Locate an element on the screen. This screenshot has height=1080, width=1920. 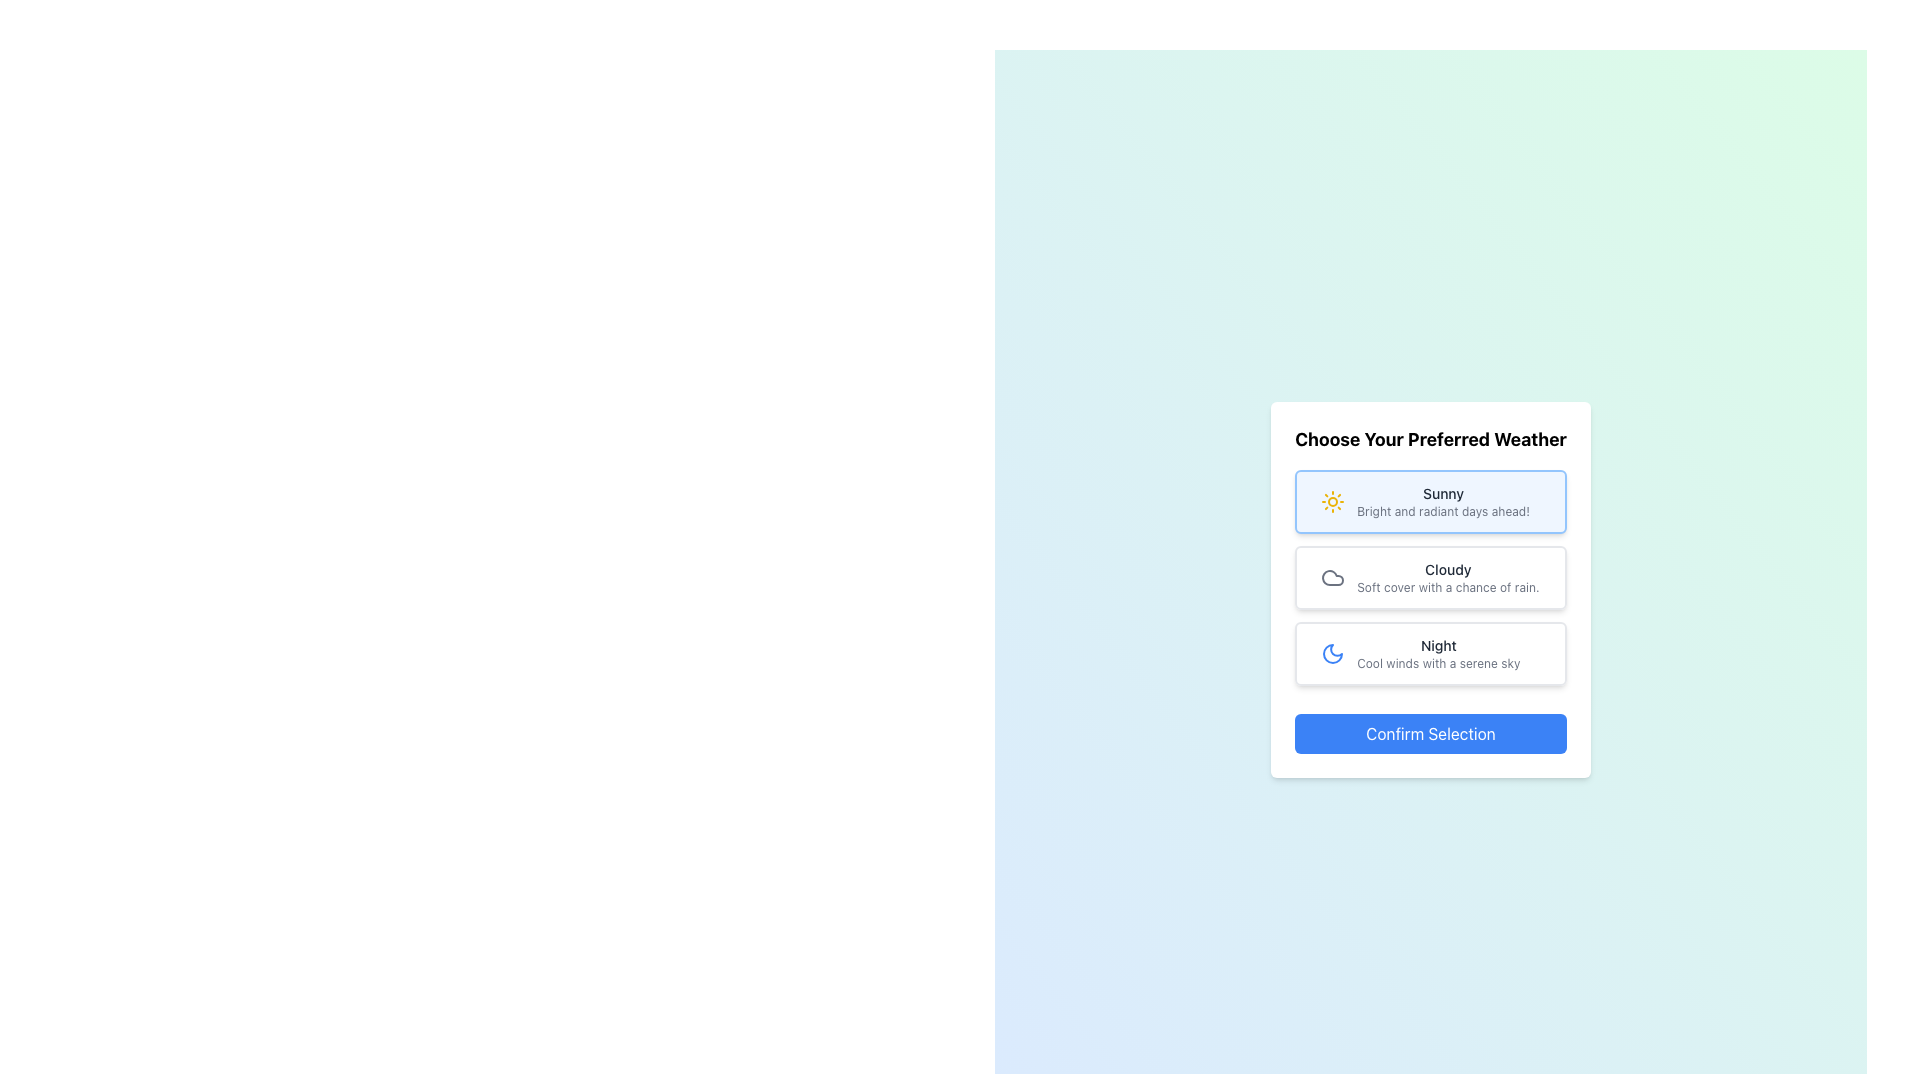
the text label displaying 'Night' with the description 'Cool winds with a serene sky', which is part of a weather selection interface and styled like a button is located at coordinates (1437, 654).